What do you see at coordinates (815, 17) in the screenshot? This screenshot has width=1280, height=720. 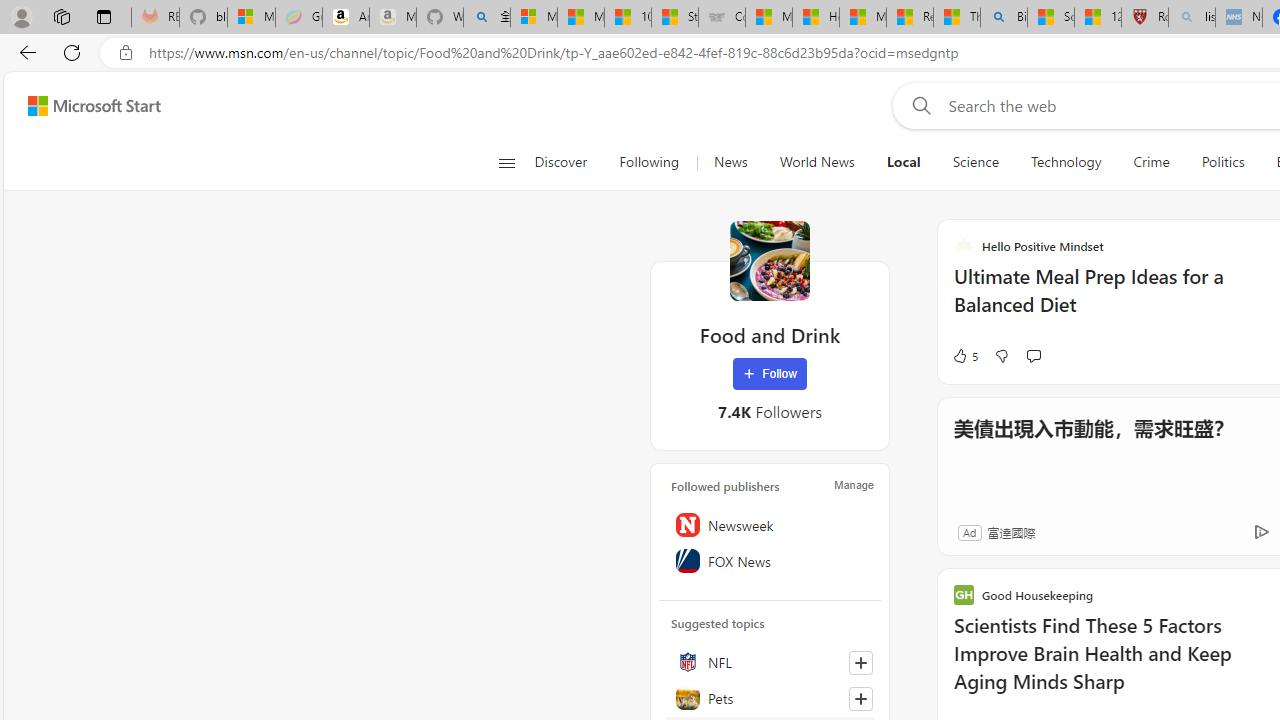 I see `'How I Got Rid of Microsoft Edge'` at bounding box center [815, 17].